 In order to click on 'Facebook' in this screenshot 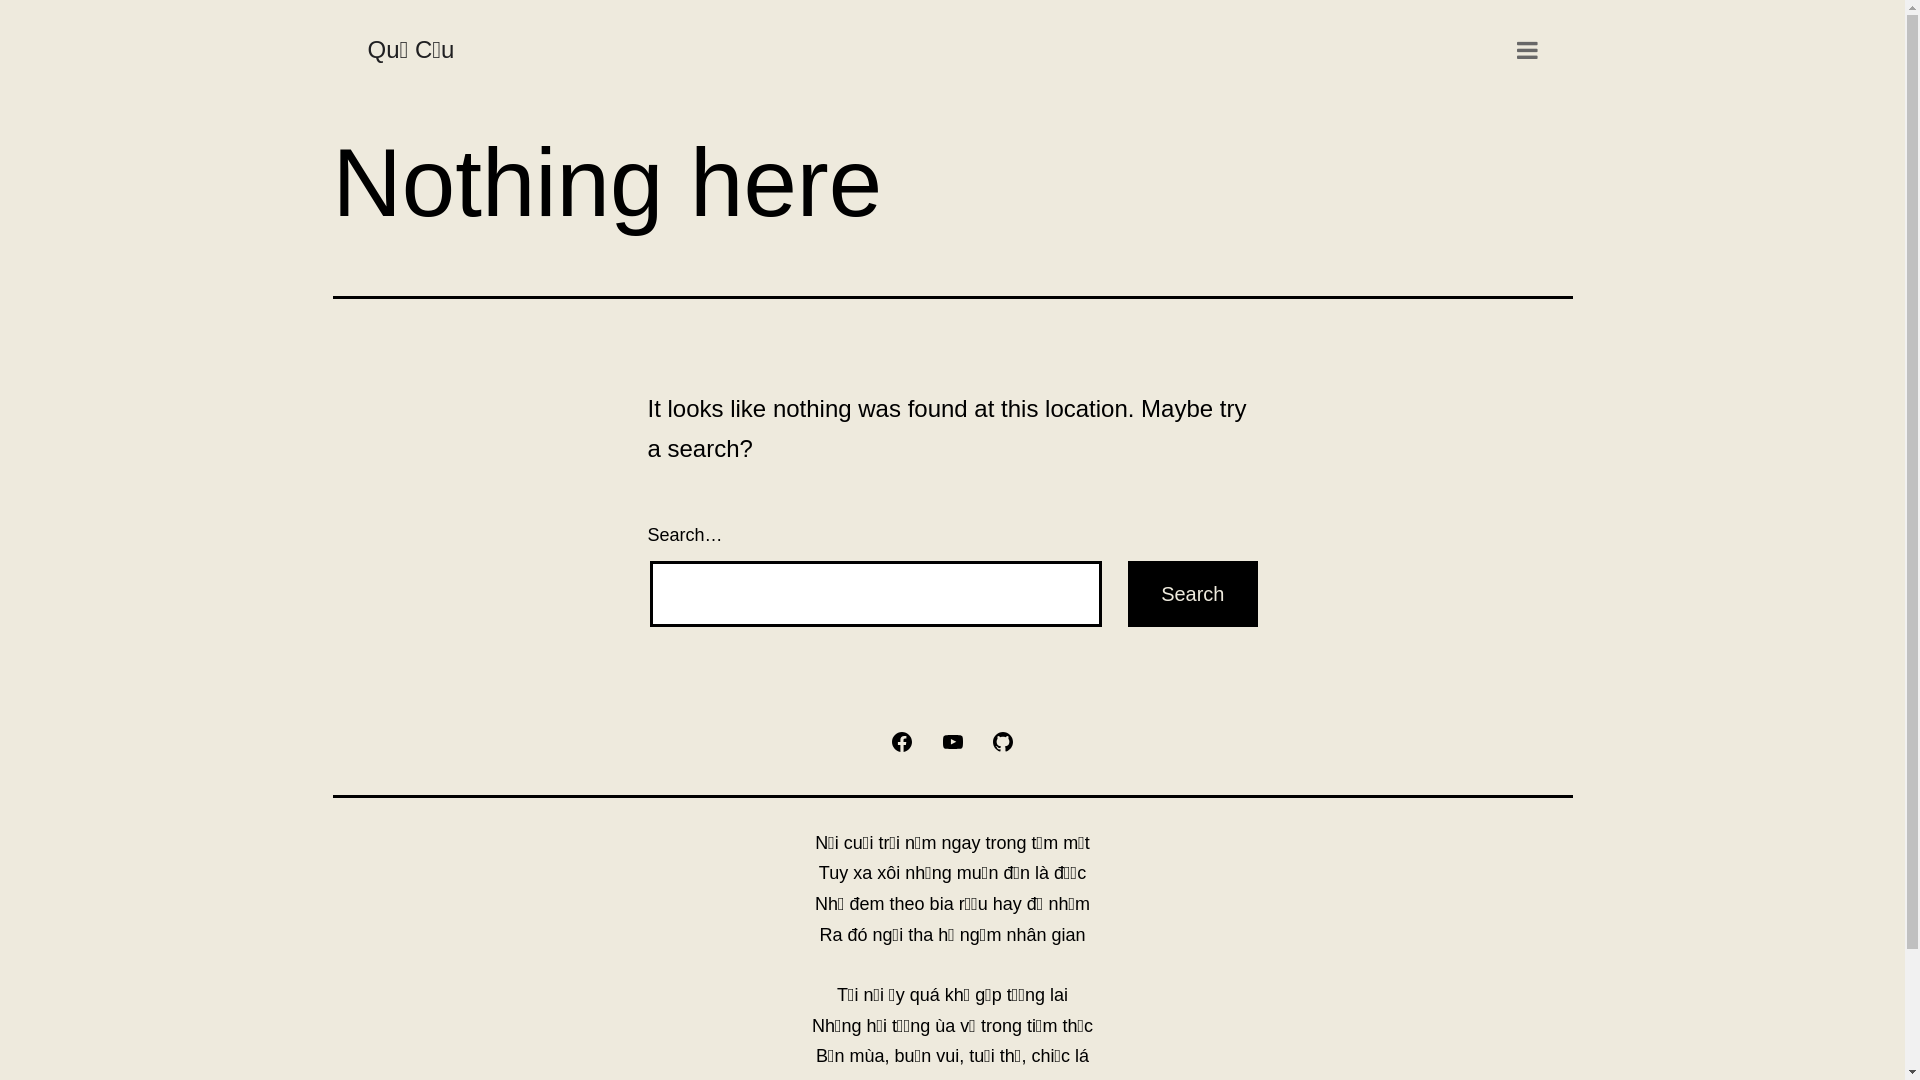, I will do `click(901, 740)`.